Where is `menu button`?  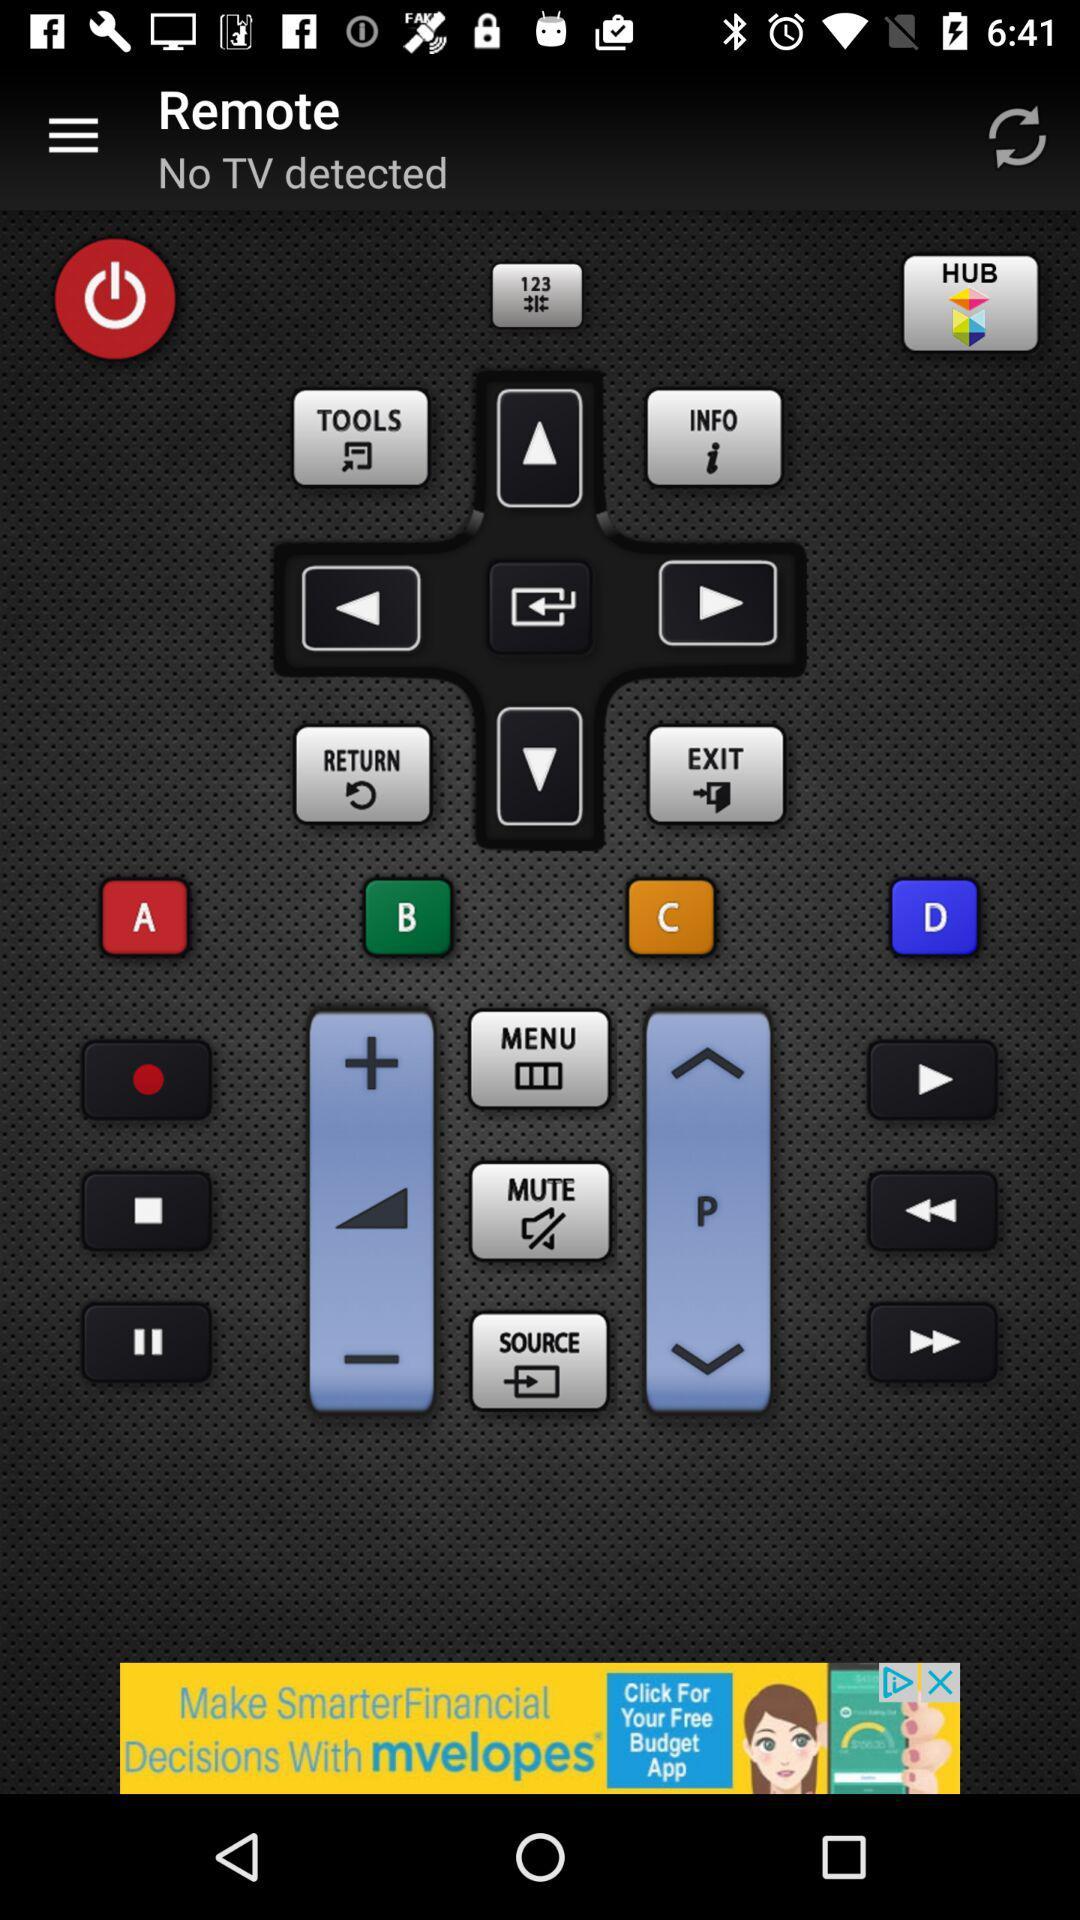 menu button is located at coordinates (540, 1058).